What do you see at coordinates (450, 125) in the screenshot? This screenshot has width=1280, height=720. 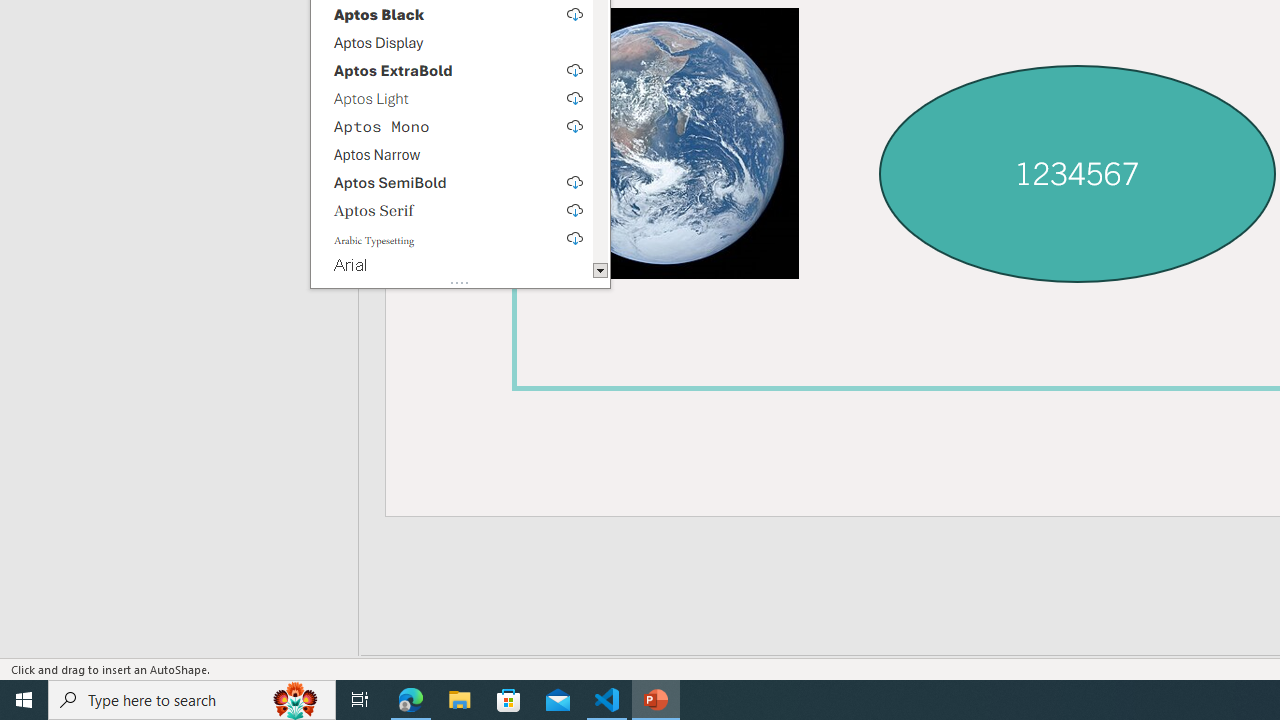 I see `'Aptos Mono, select to download'` at bounding box center [450, 125].